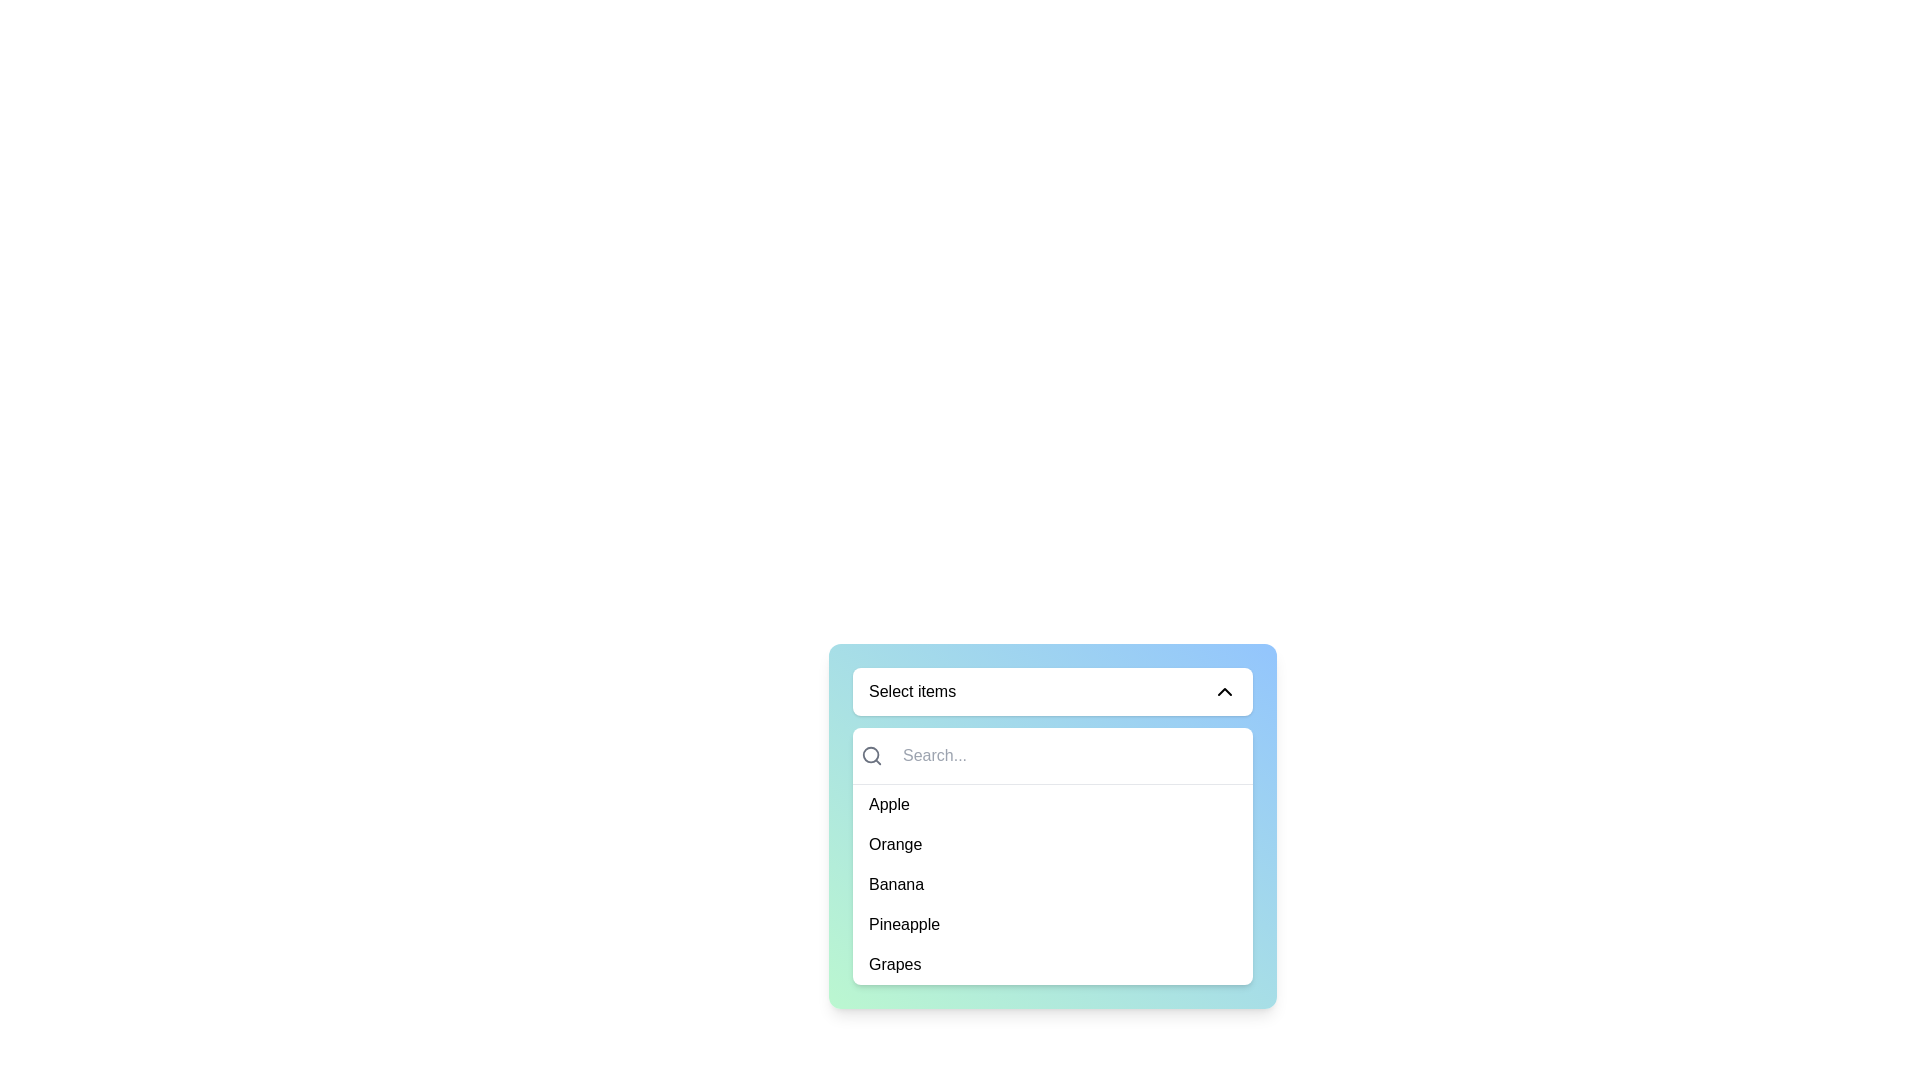 The width and height of the screenshot is (1920, 1080). I want to click on the third list item that displays the word 'Banana' to activate its hover effect, so click(1051, 883).